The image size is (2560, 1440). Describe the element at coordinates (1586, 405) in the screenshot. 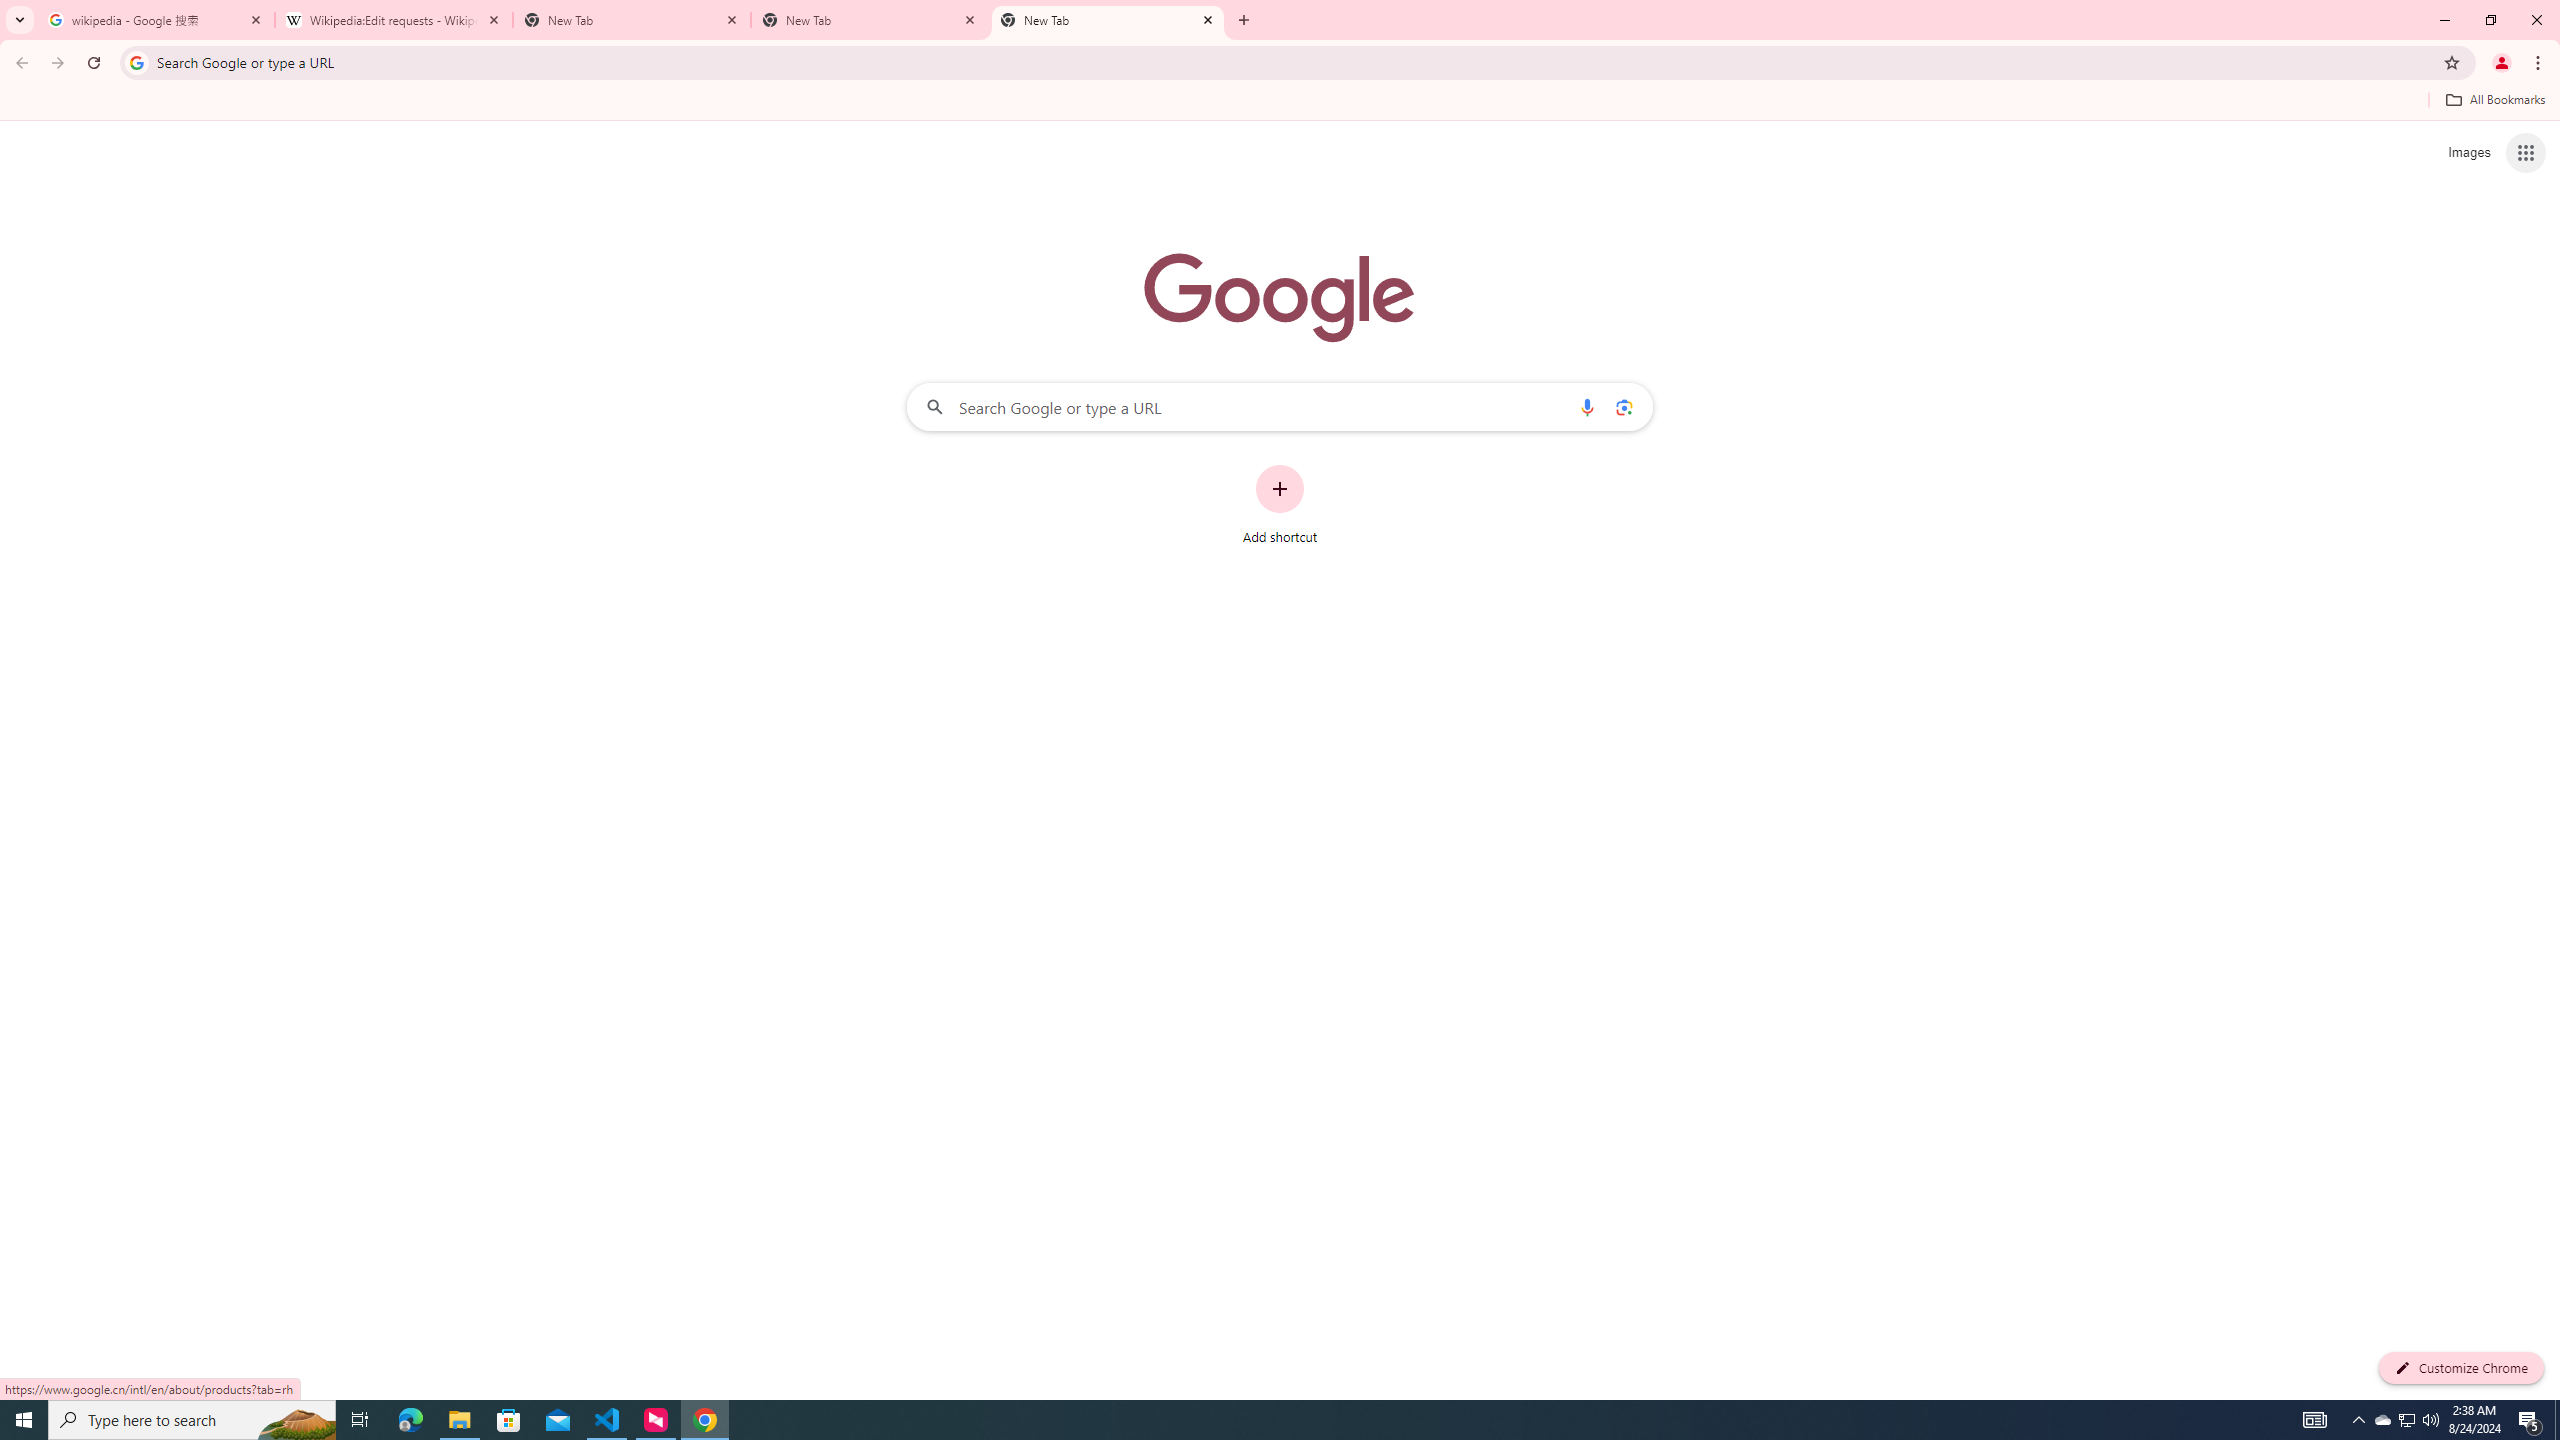

I see `'Search by voice'` at that location.